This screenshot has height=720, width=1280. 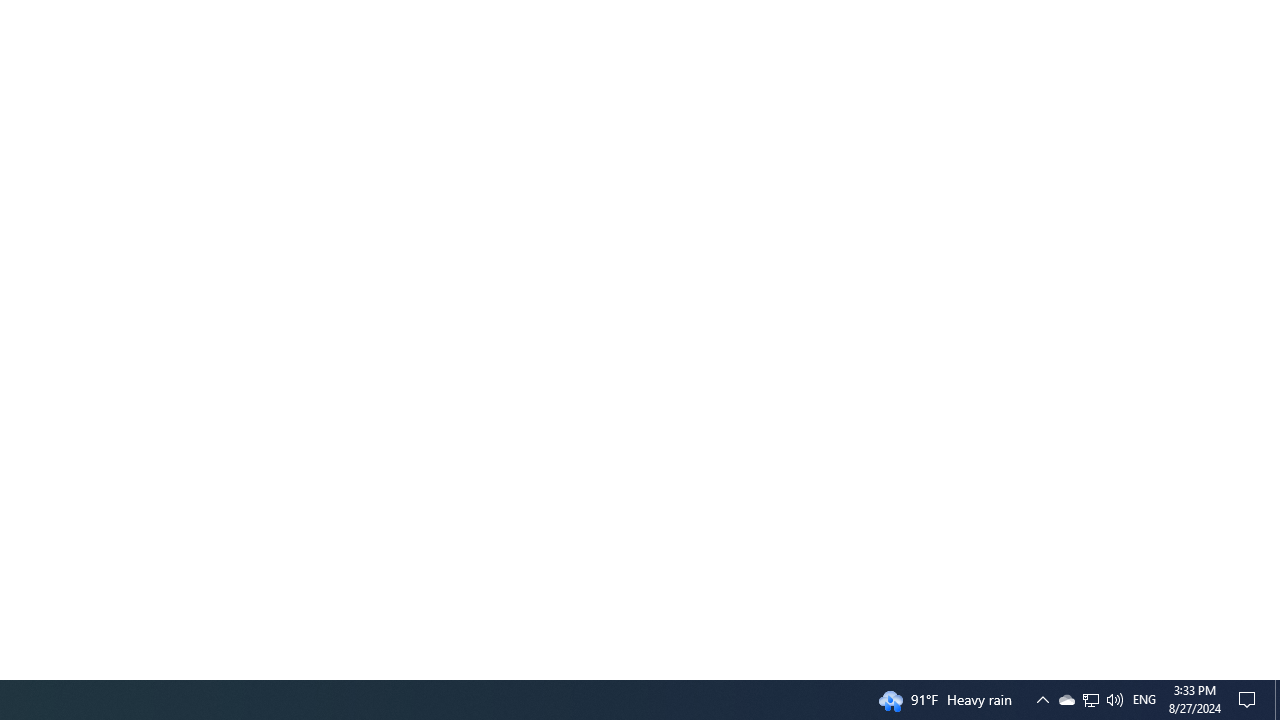 What do you see at coordinates (1065, 698) in the screenshot?
I see `'User Promoted Notification Area'` at bounding box center [1065, 698].